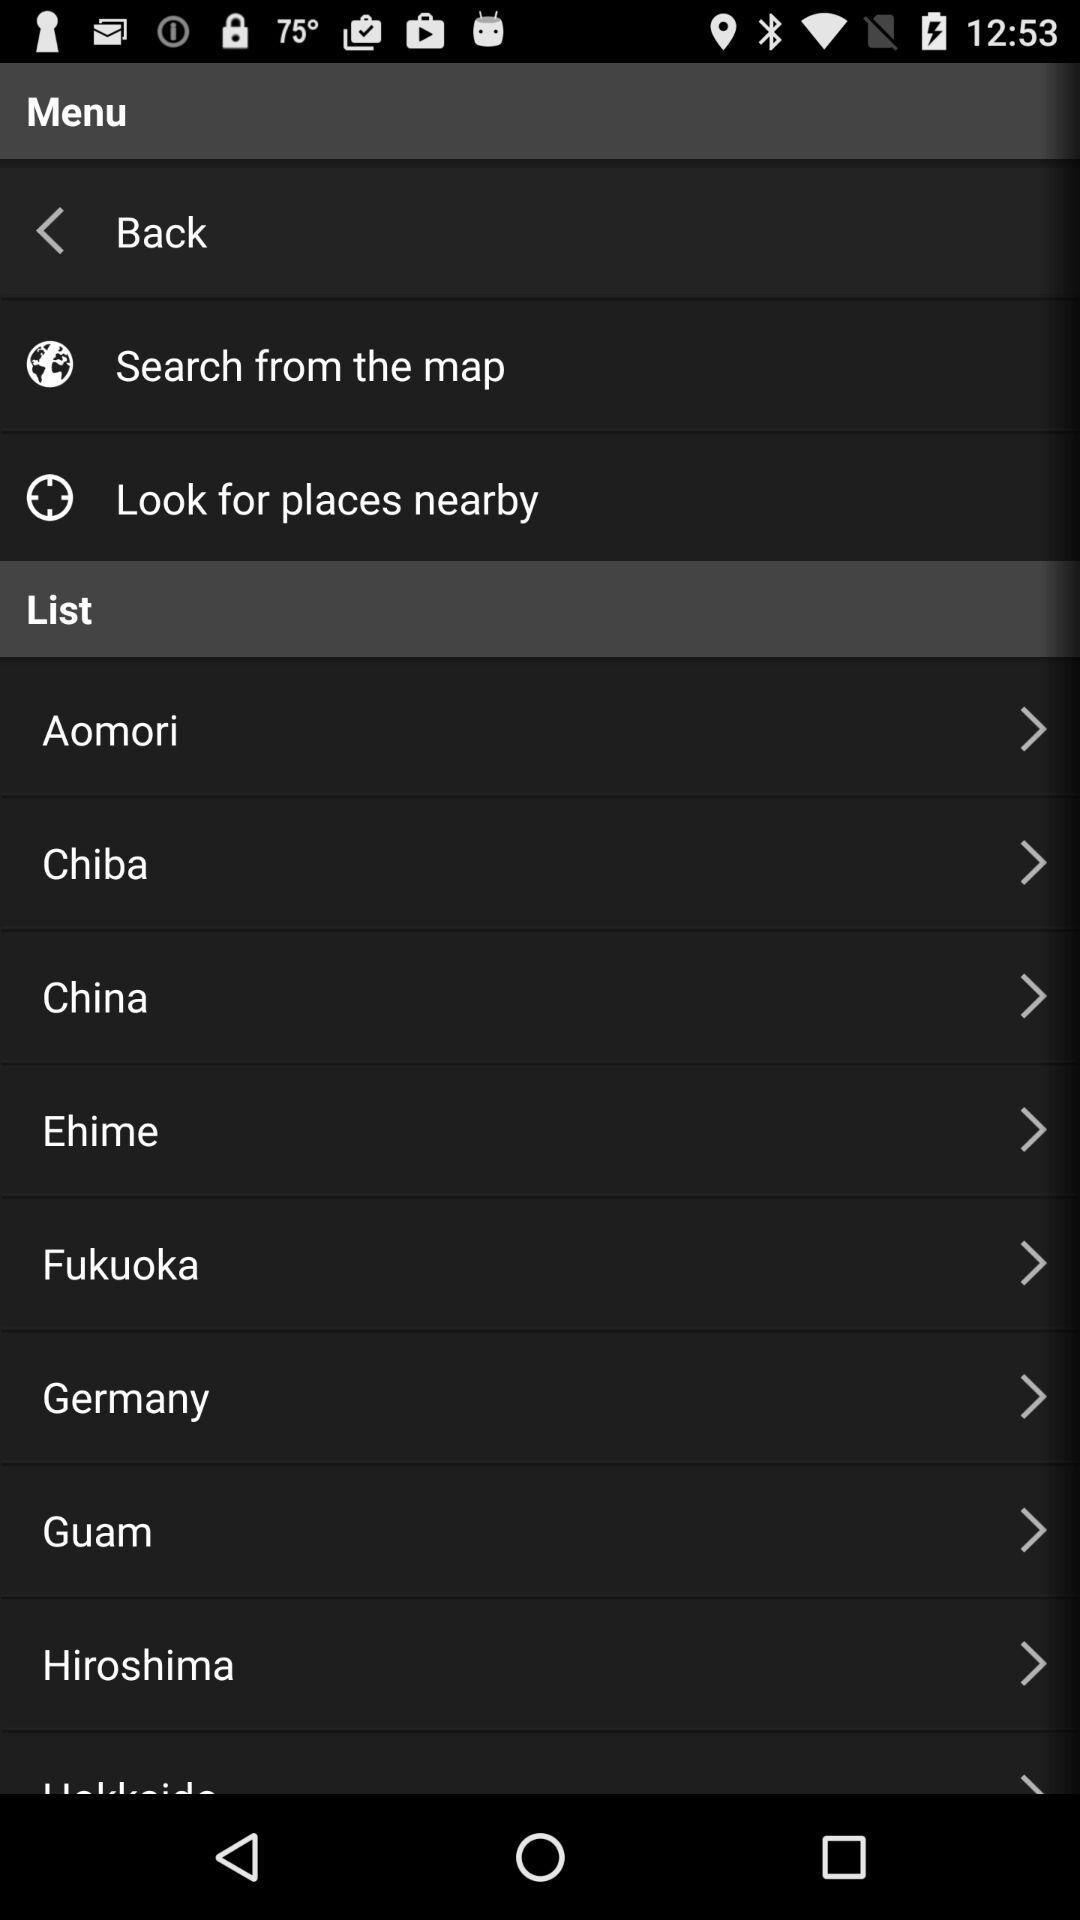 The width and height of the screenshot is (1080, 1920). What do you see at coordinates (505, 1763) in the screenshot?
I see `the icon below hiroshima` at bounding box center [505, 1763].